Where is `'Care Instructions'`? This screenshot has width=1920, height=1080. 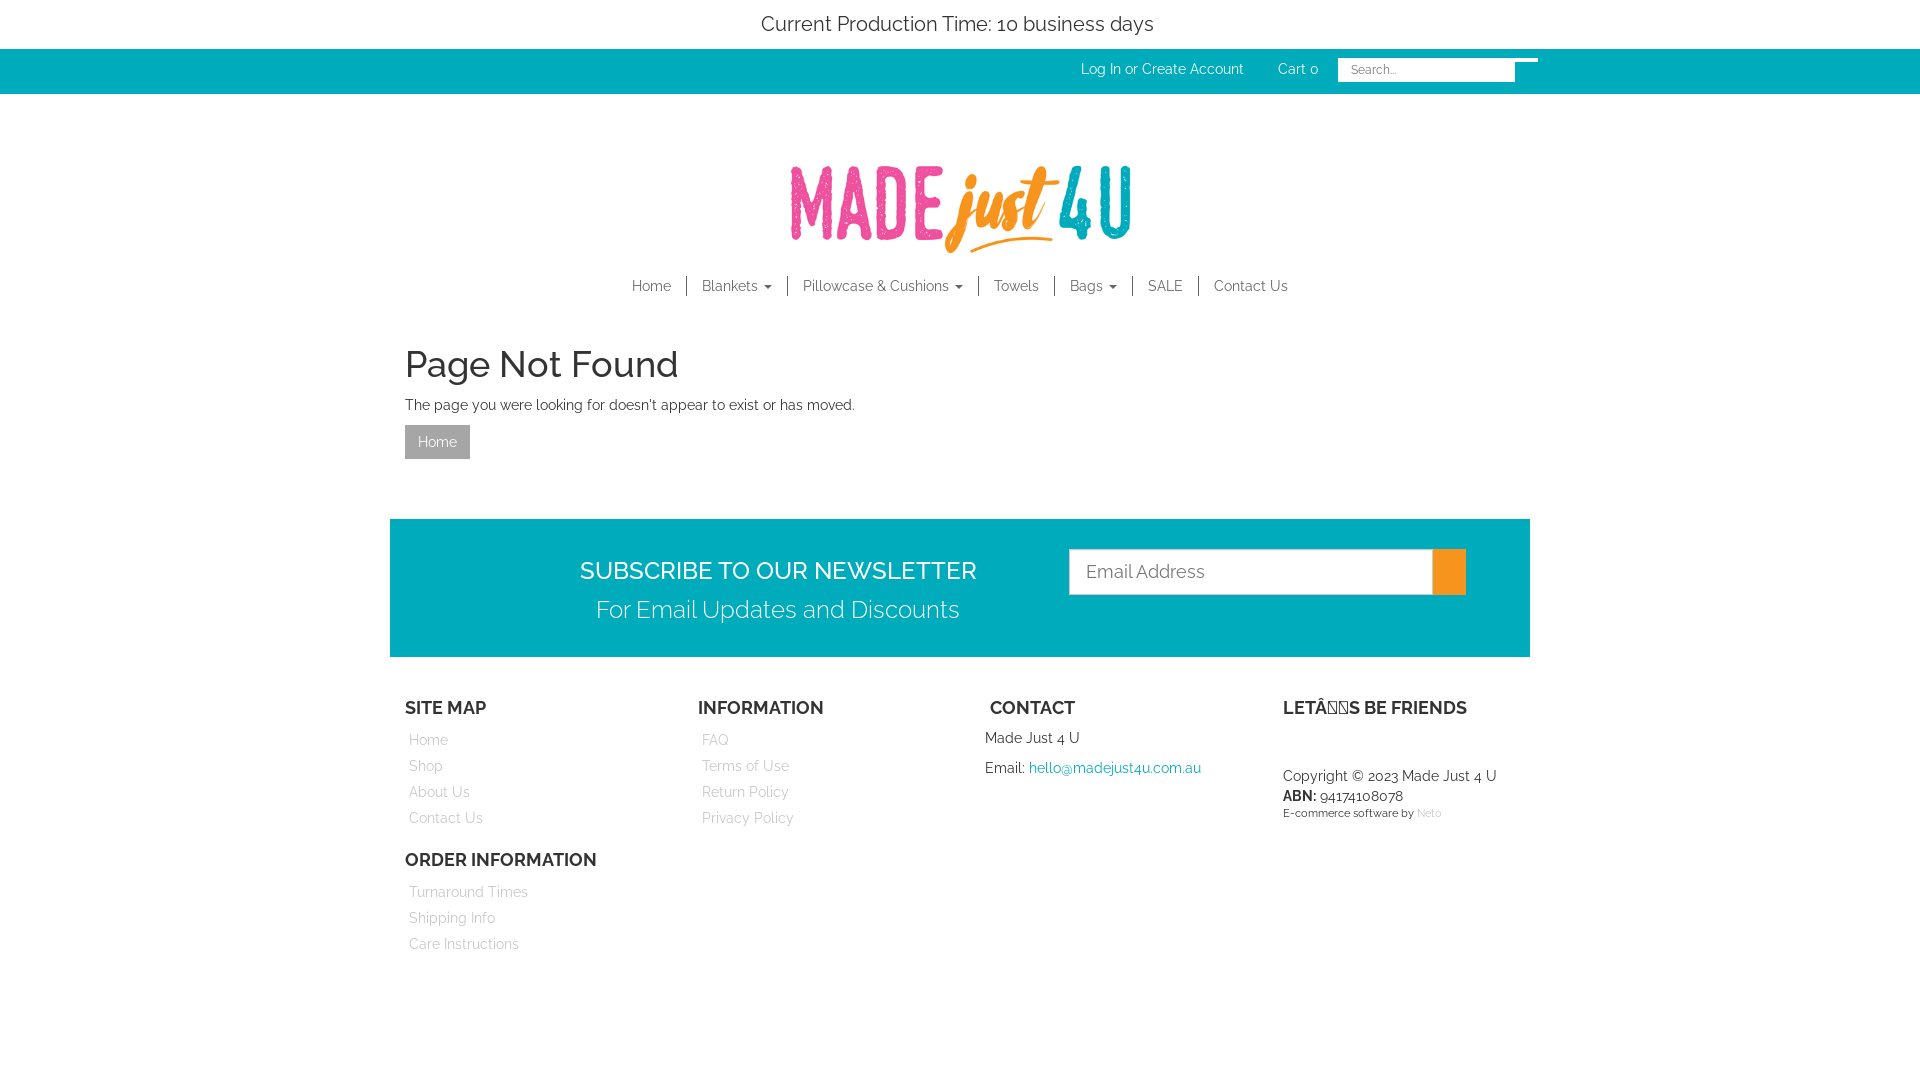
'Care Instructions' is located at coordinates (528, 944).